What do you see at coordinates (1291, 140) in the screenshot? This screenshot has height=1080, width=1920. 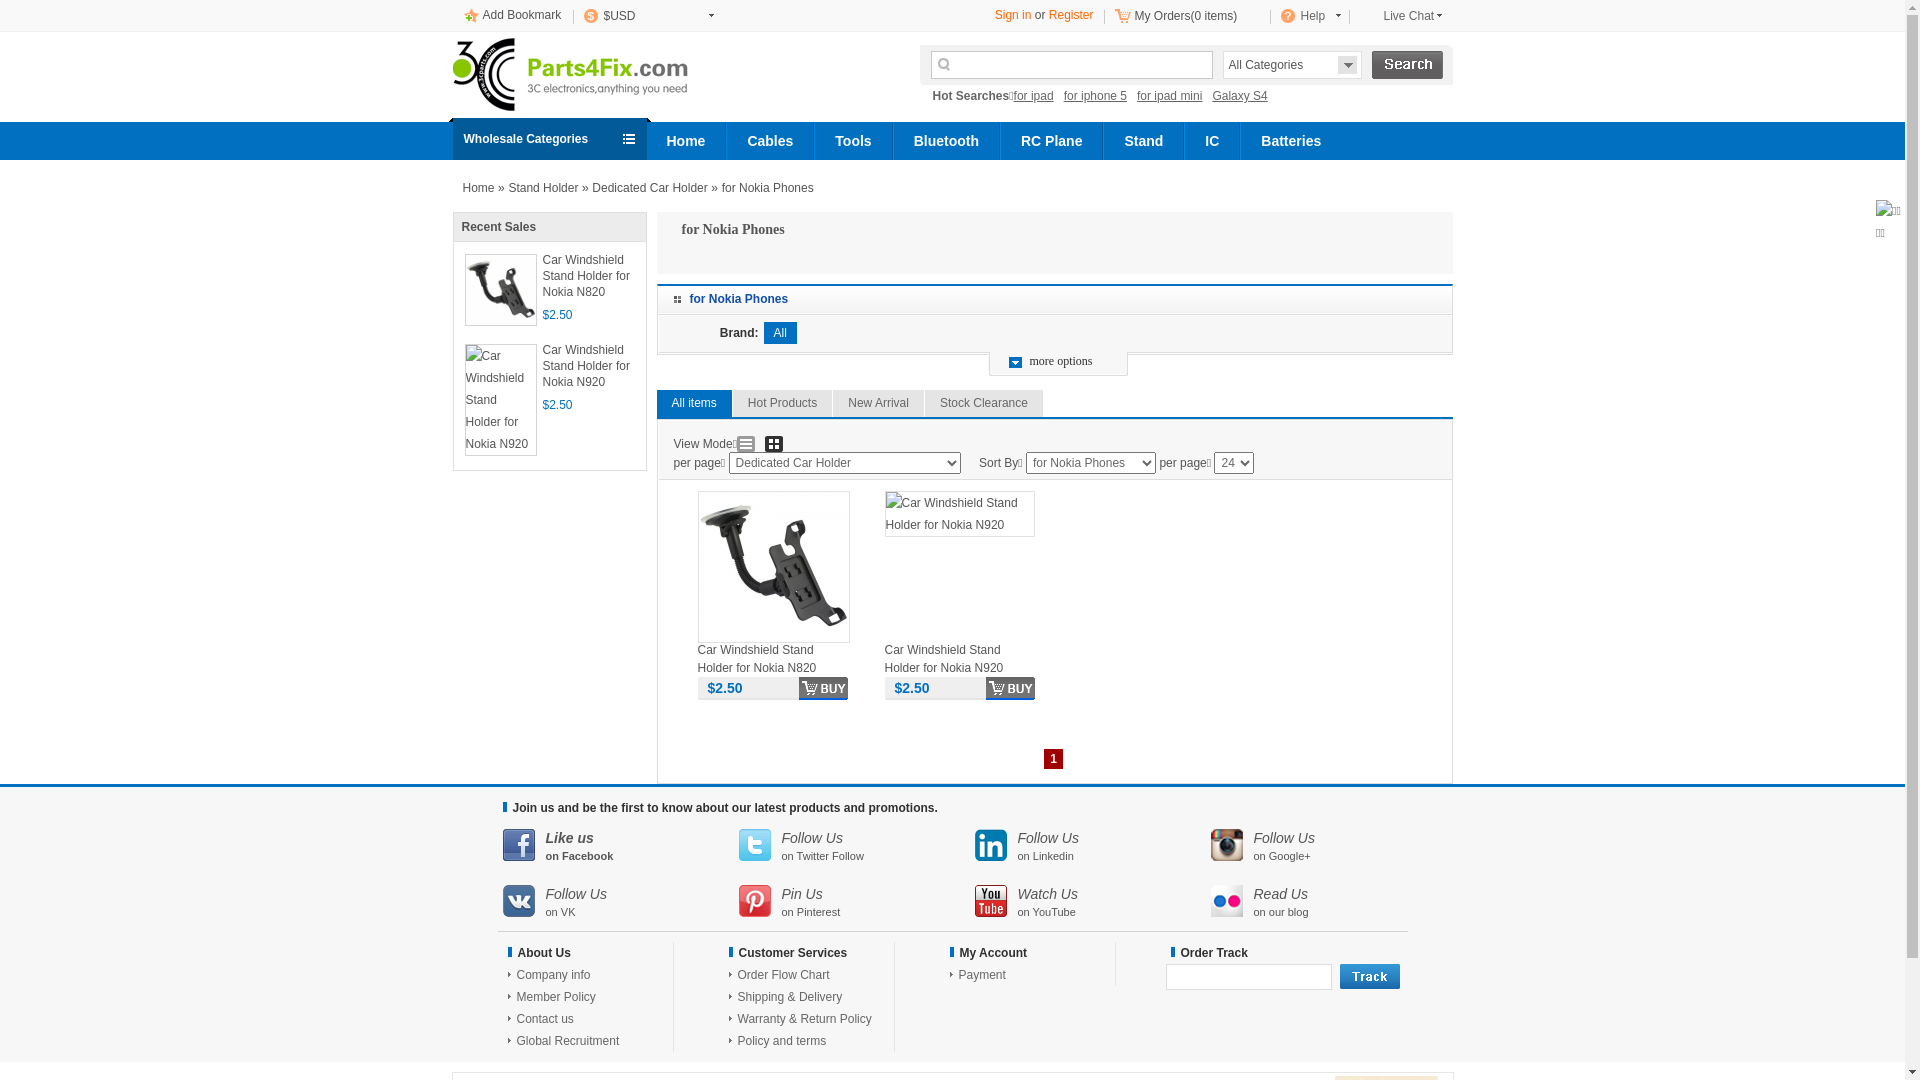 I see `'Batteries'` at bounding box center [1291, 140].